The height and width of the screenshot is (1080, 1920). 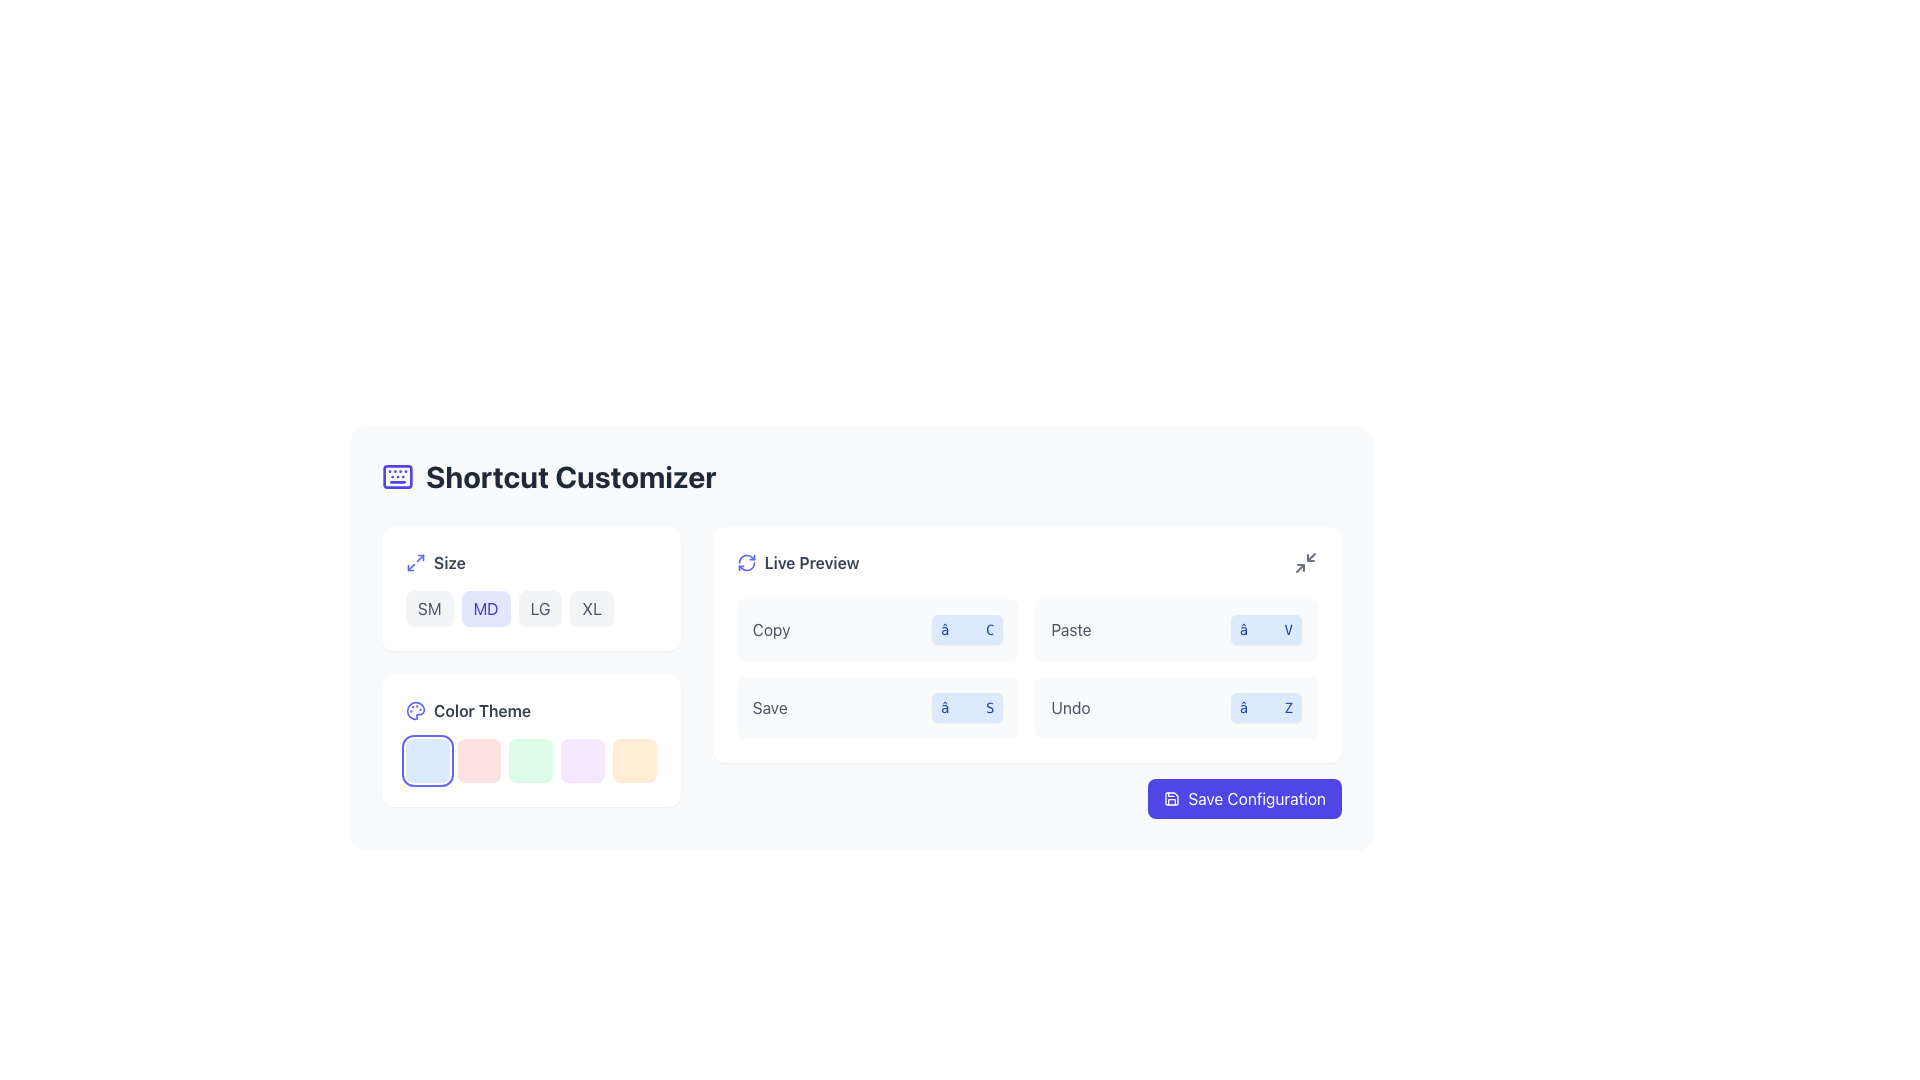 I want to click on the text content of the Text label located in the upper section of the interface, next to the keyboard icon, so click(x=570, y=477).